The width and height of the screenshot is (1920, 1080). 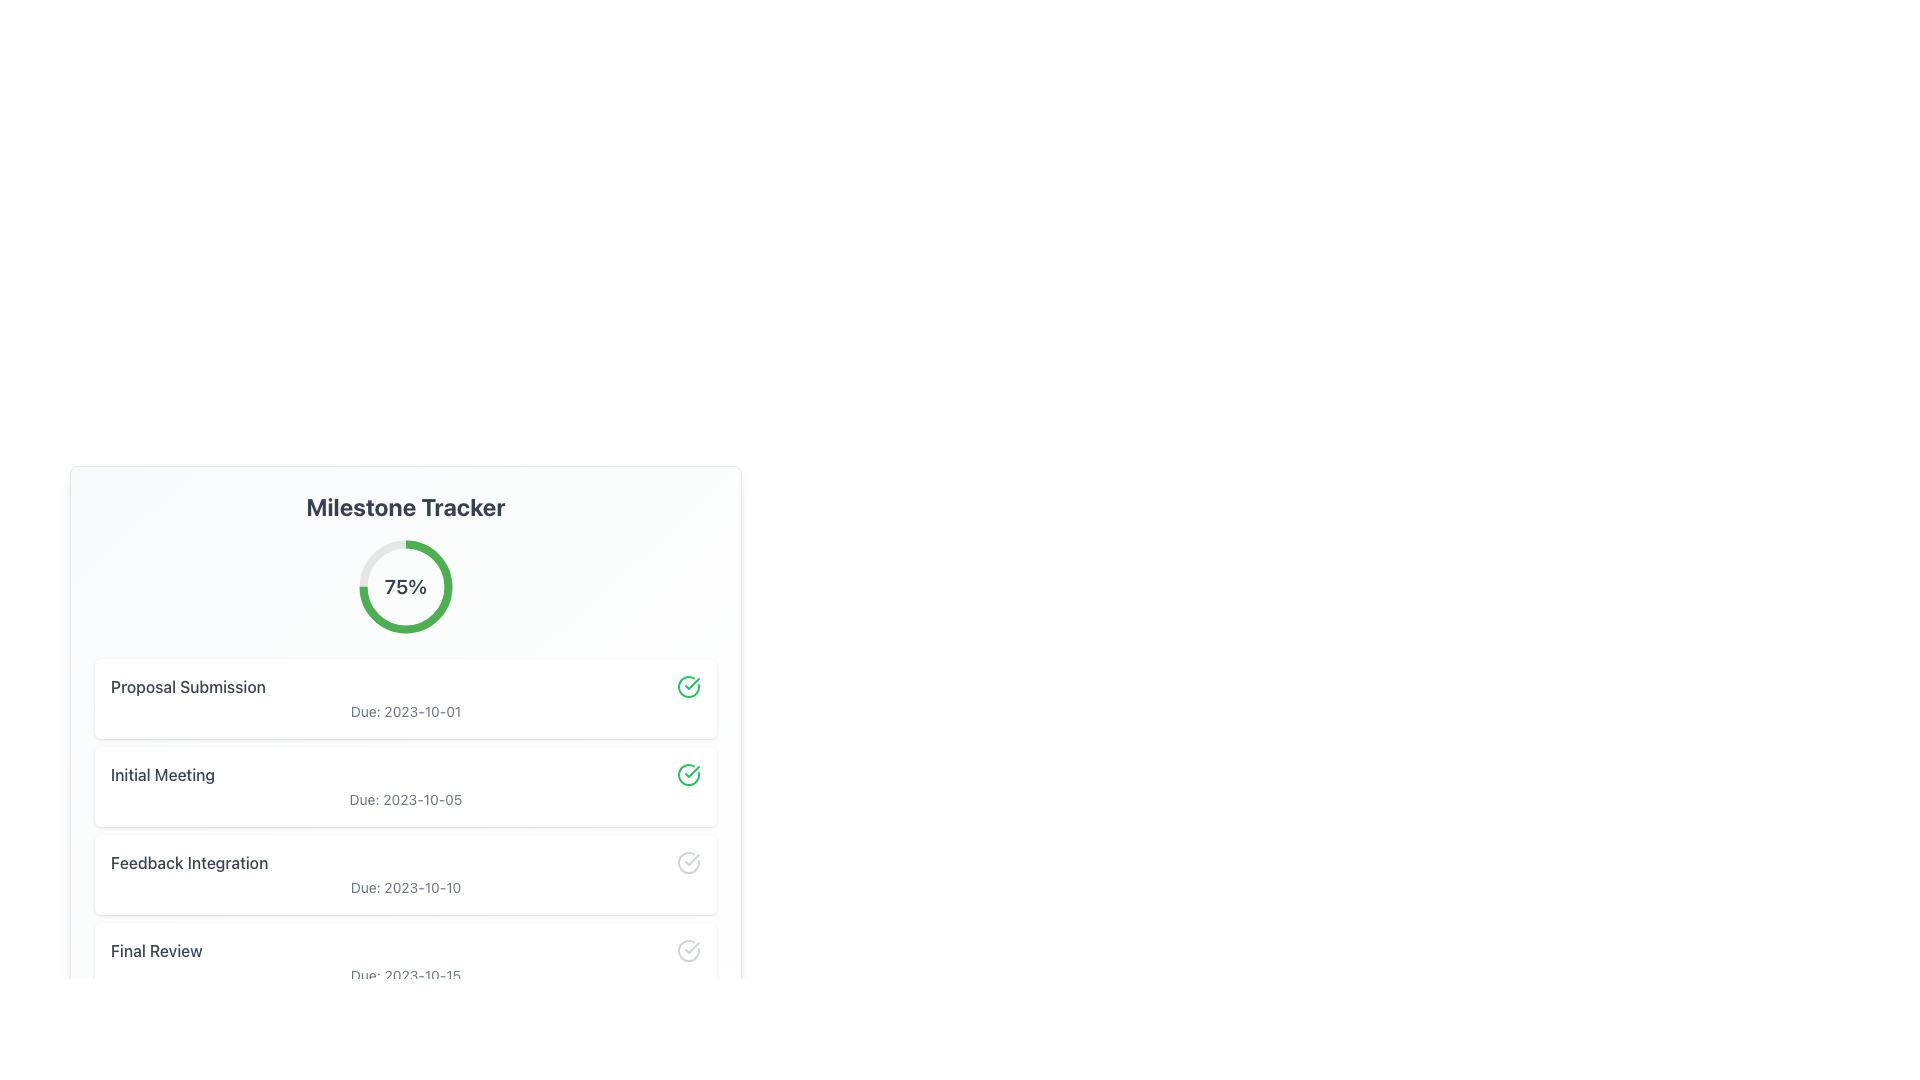 I want to click on the checkmark icon indicating that the 'Initial Meeting' milestone has been completed, which is located in the second position of the milestones list, so click(x=692, y=682).